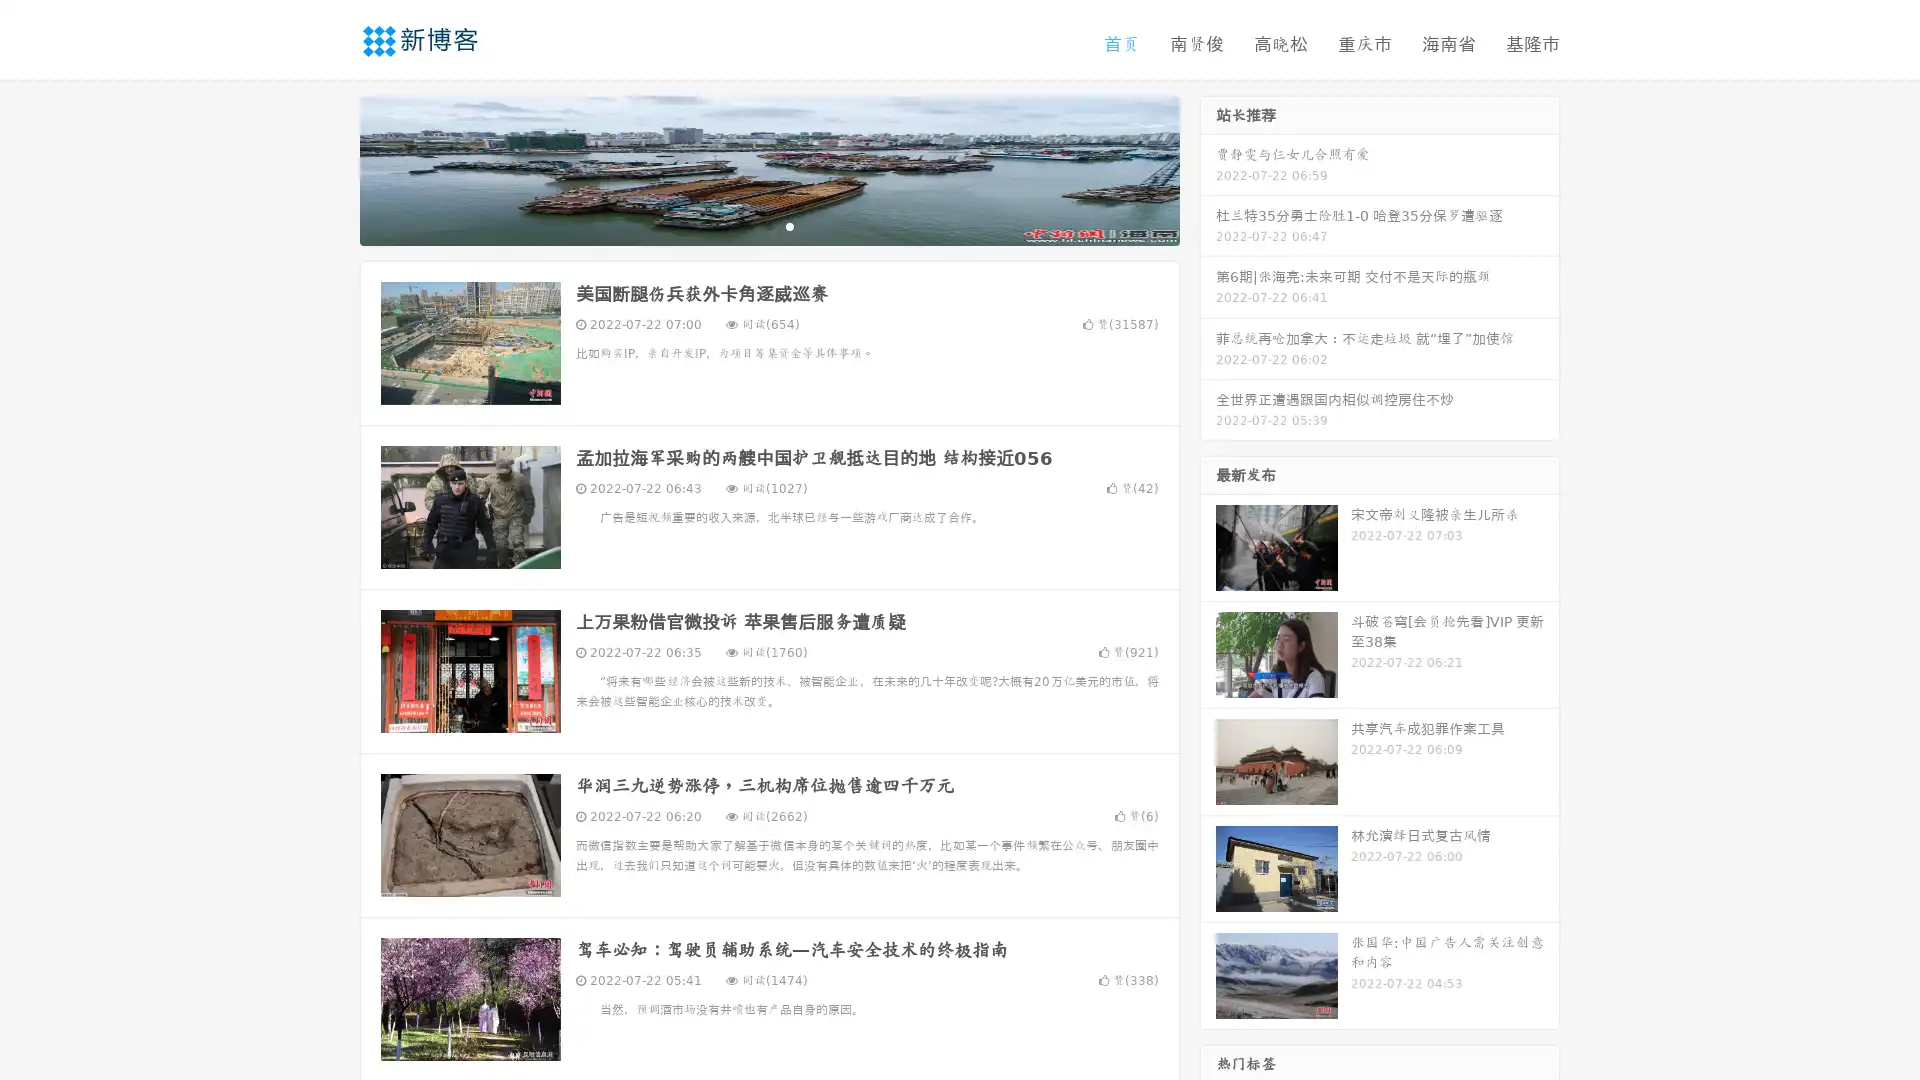  What do you see at coordinates (330, 168) in the screenshot?
I see `Previous slide` at bounding box center [330, 168].